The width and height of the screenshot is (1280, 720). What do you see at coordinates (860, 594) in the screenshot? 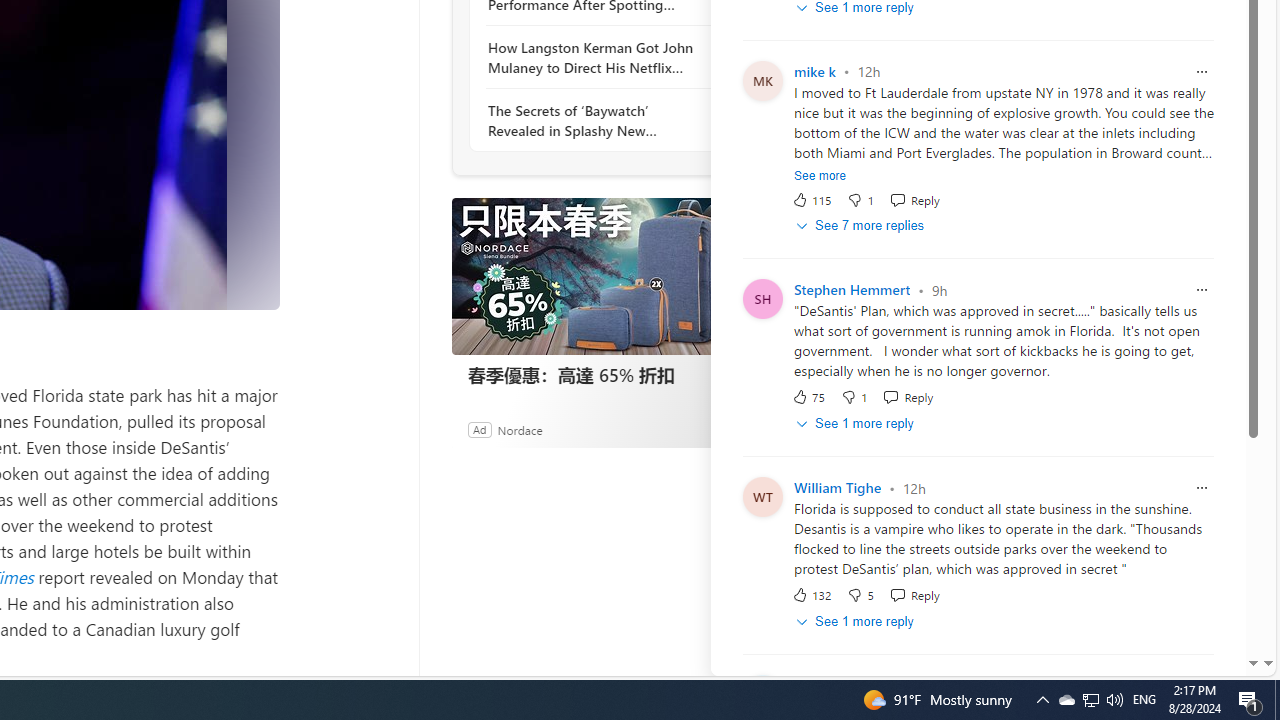
I see `'Dislike'` at bounding box center [860, 594].